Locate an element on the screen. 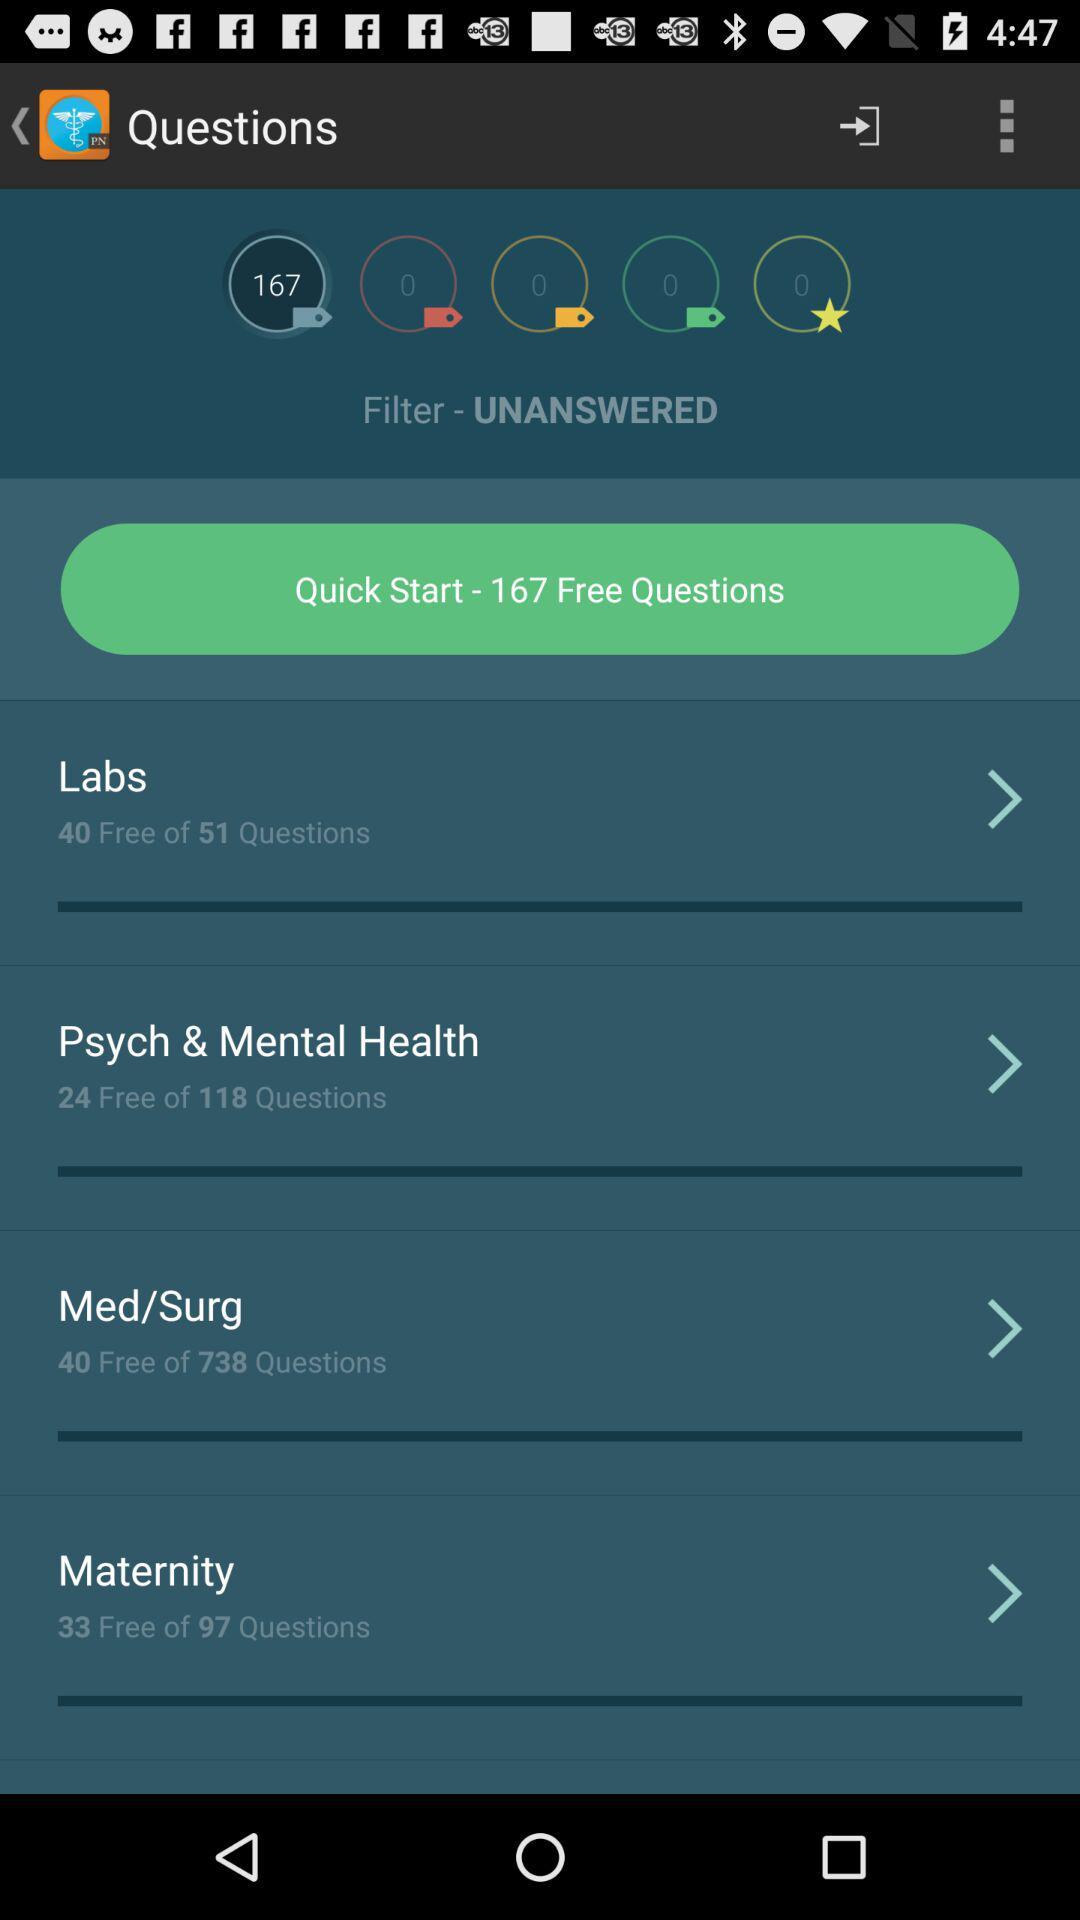 The image size is (1080, 1920). option is located at coordinates (407, 282).